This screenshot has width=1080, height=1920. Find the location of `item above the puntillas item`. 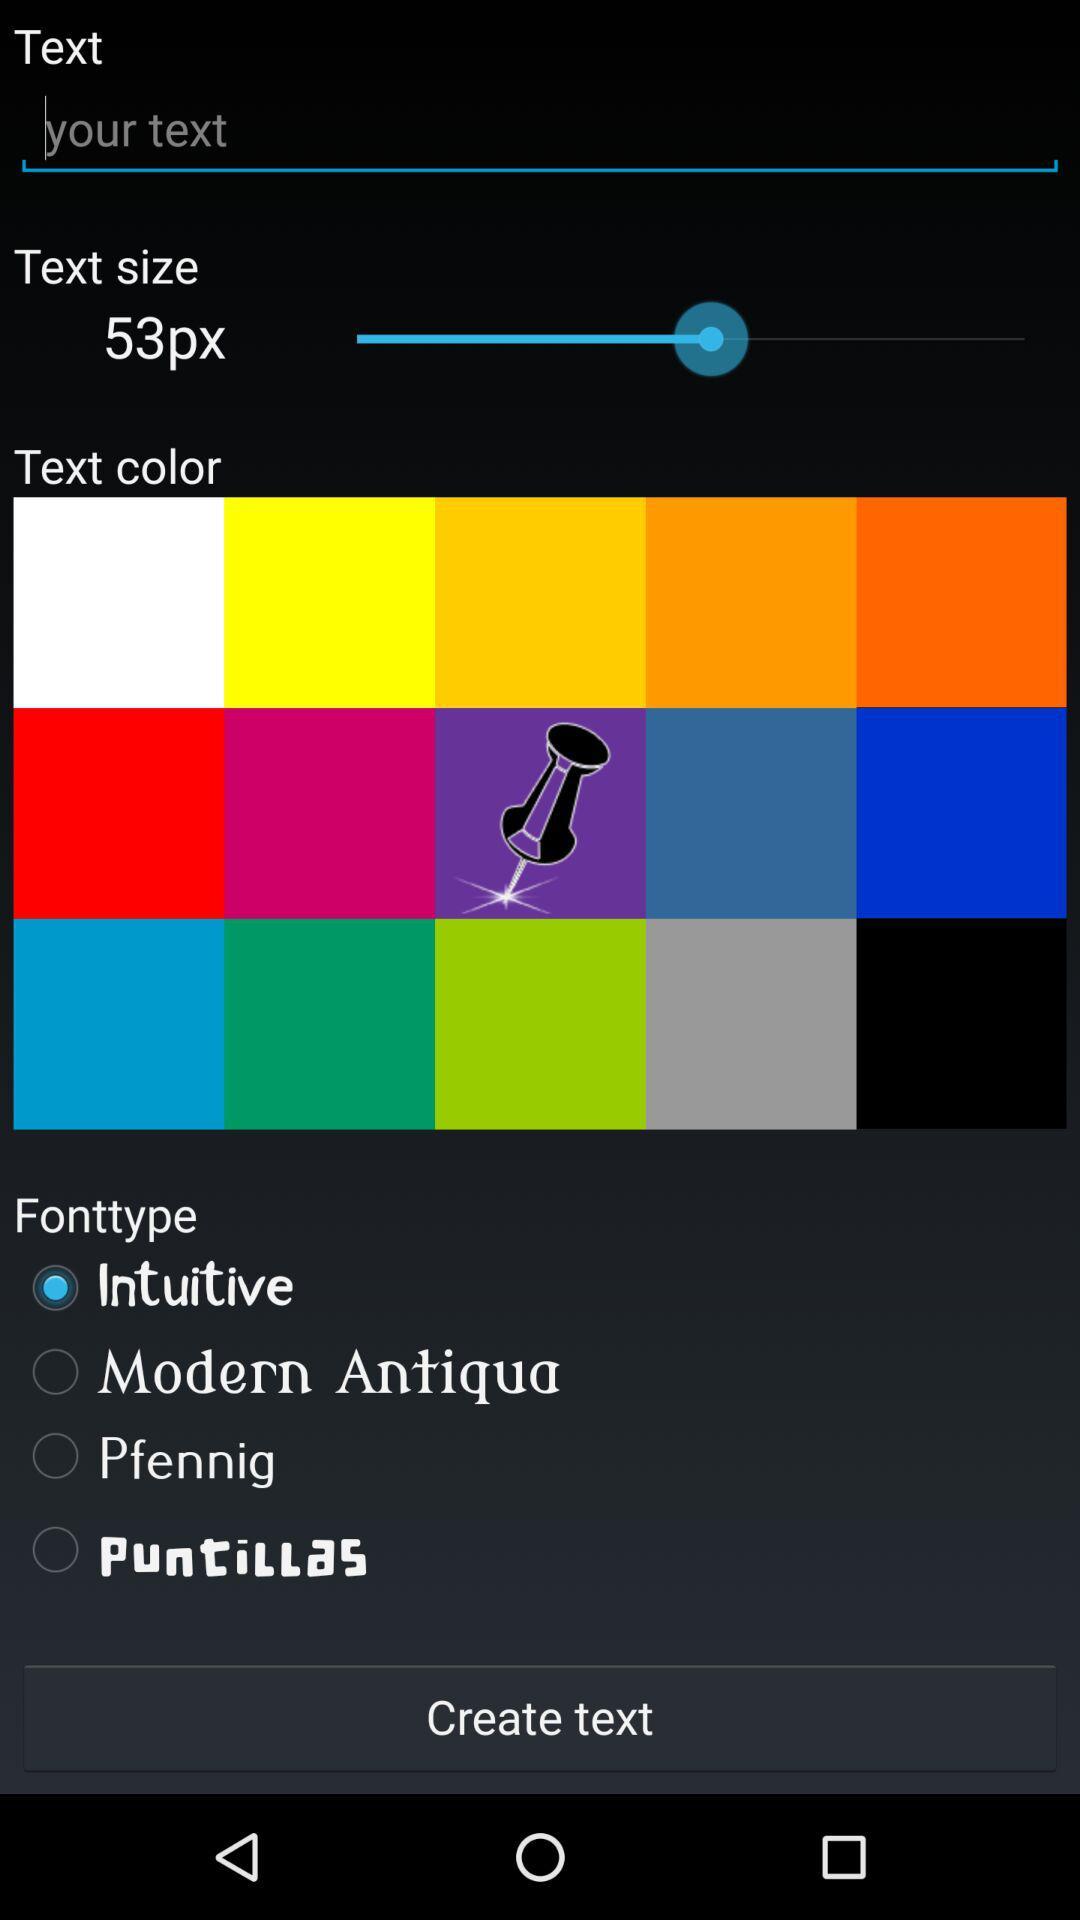

item above the puntillas item is located at coordinates (540, 1455).